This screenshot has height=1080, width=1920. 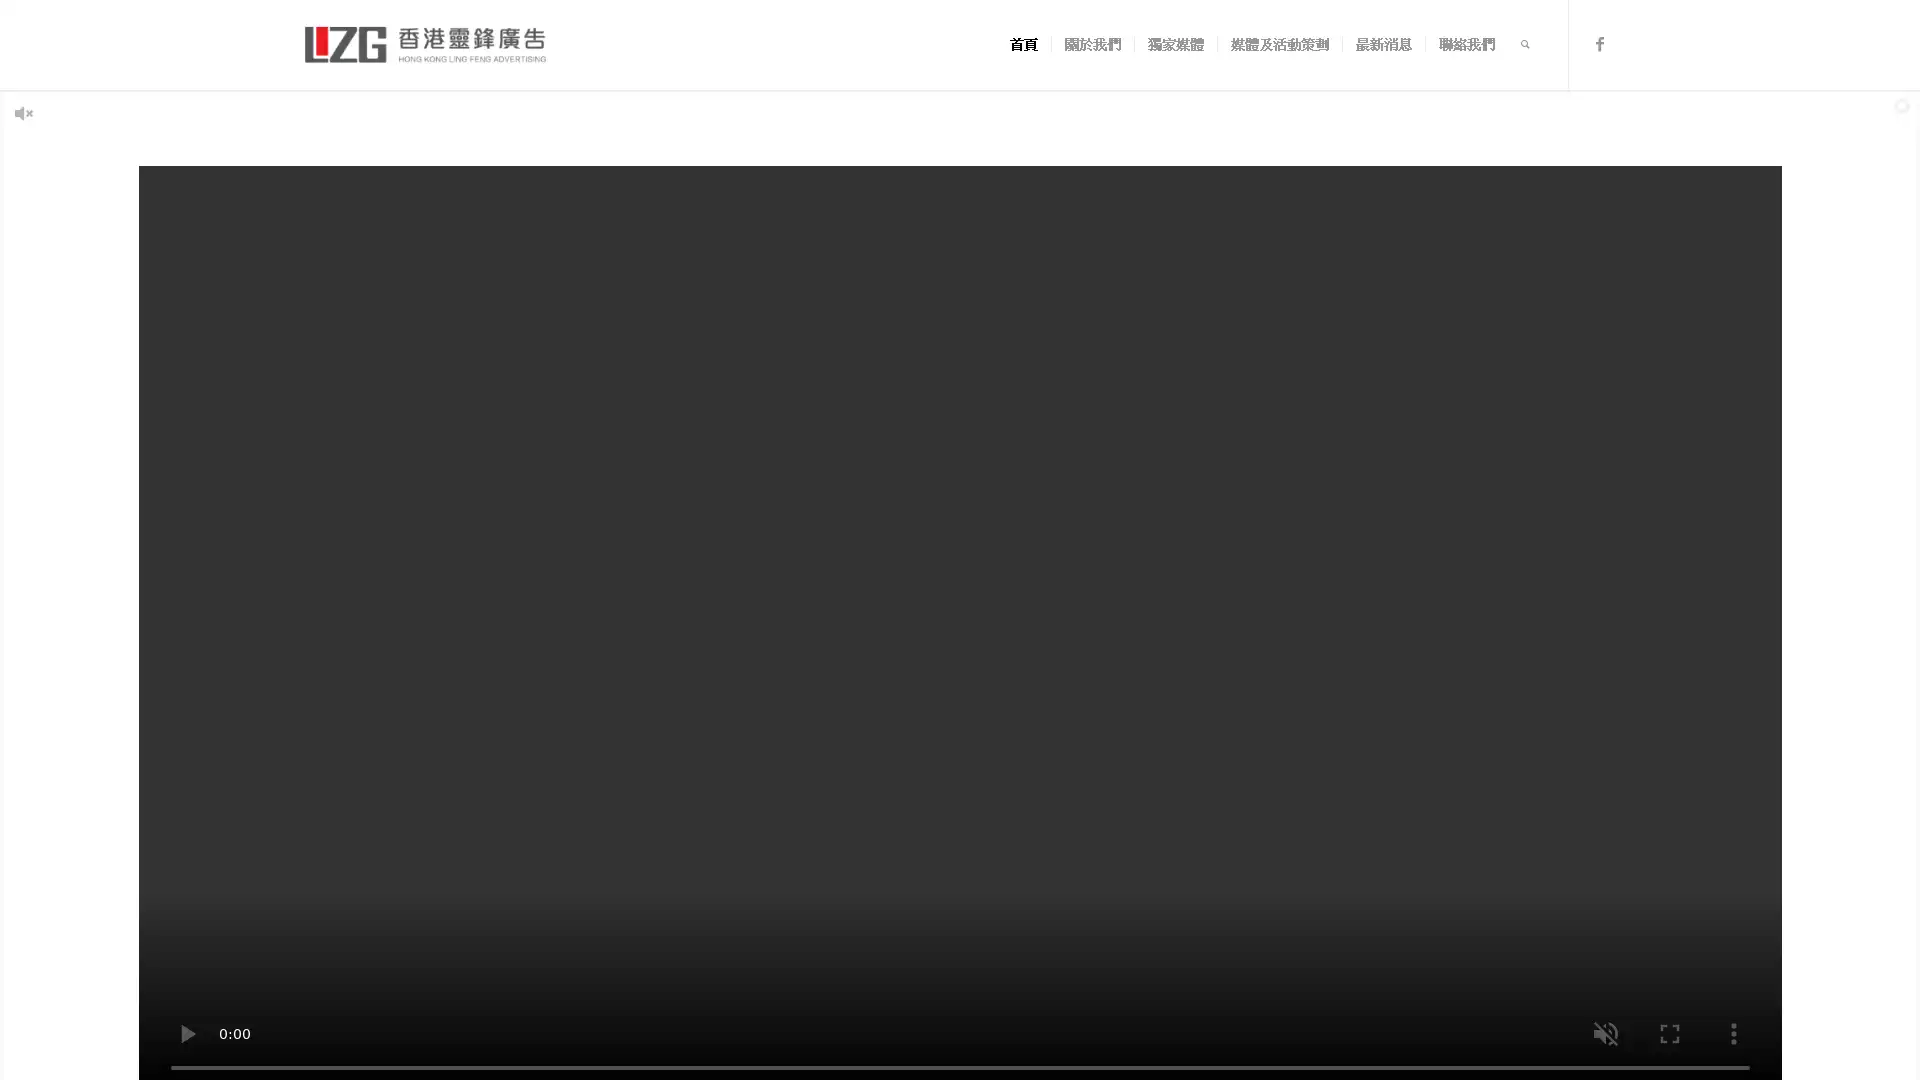 I want to click on enter full screen, so click(x=1669, y=1033).